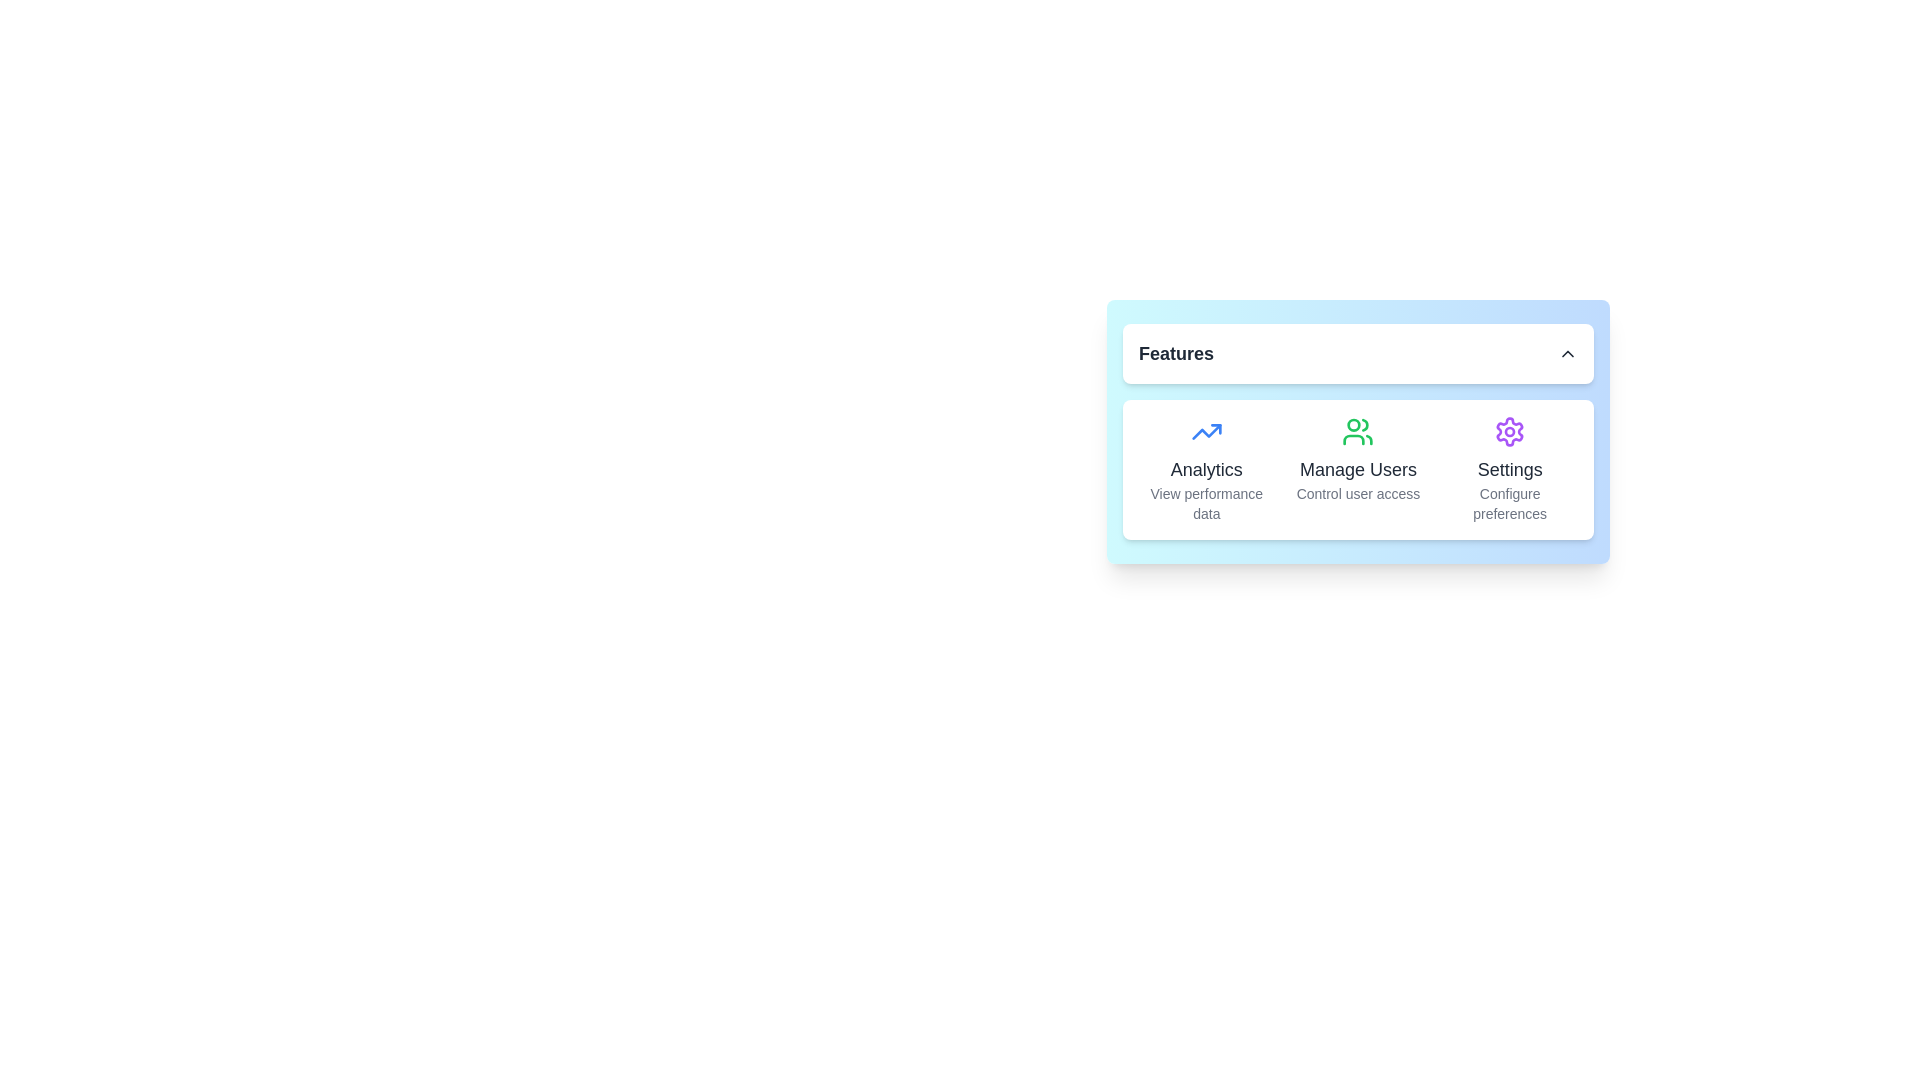 This screenshot has width=1920, height=1080. What do you see at coordinates (1510, 431) in the screenshot?
I see `the SVG gear icon representing settings, located above the 'Settings' text and adjacent to 'Analytics' and 'Manage Users'` at bounding box center [1510, 431].